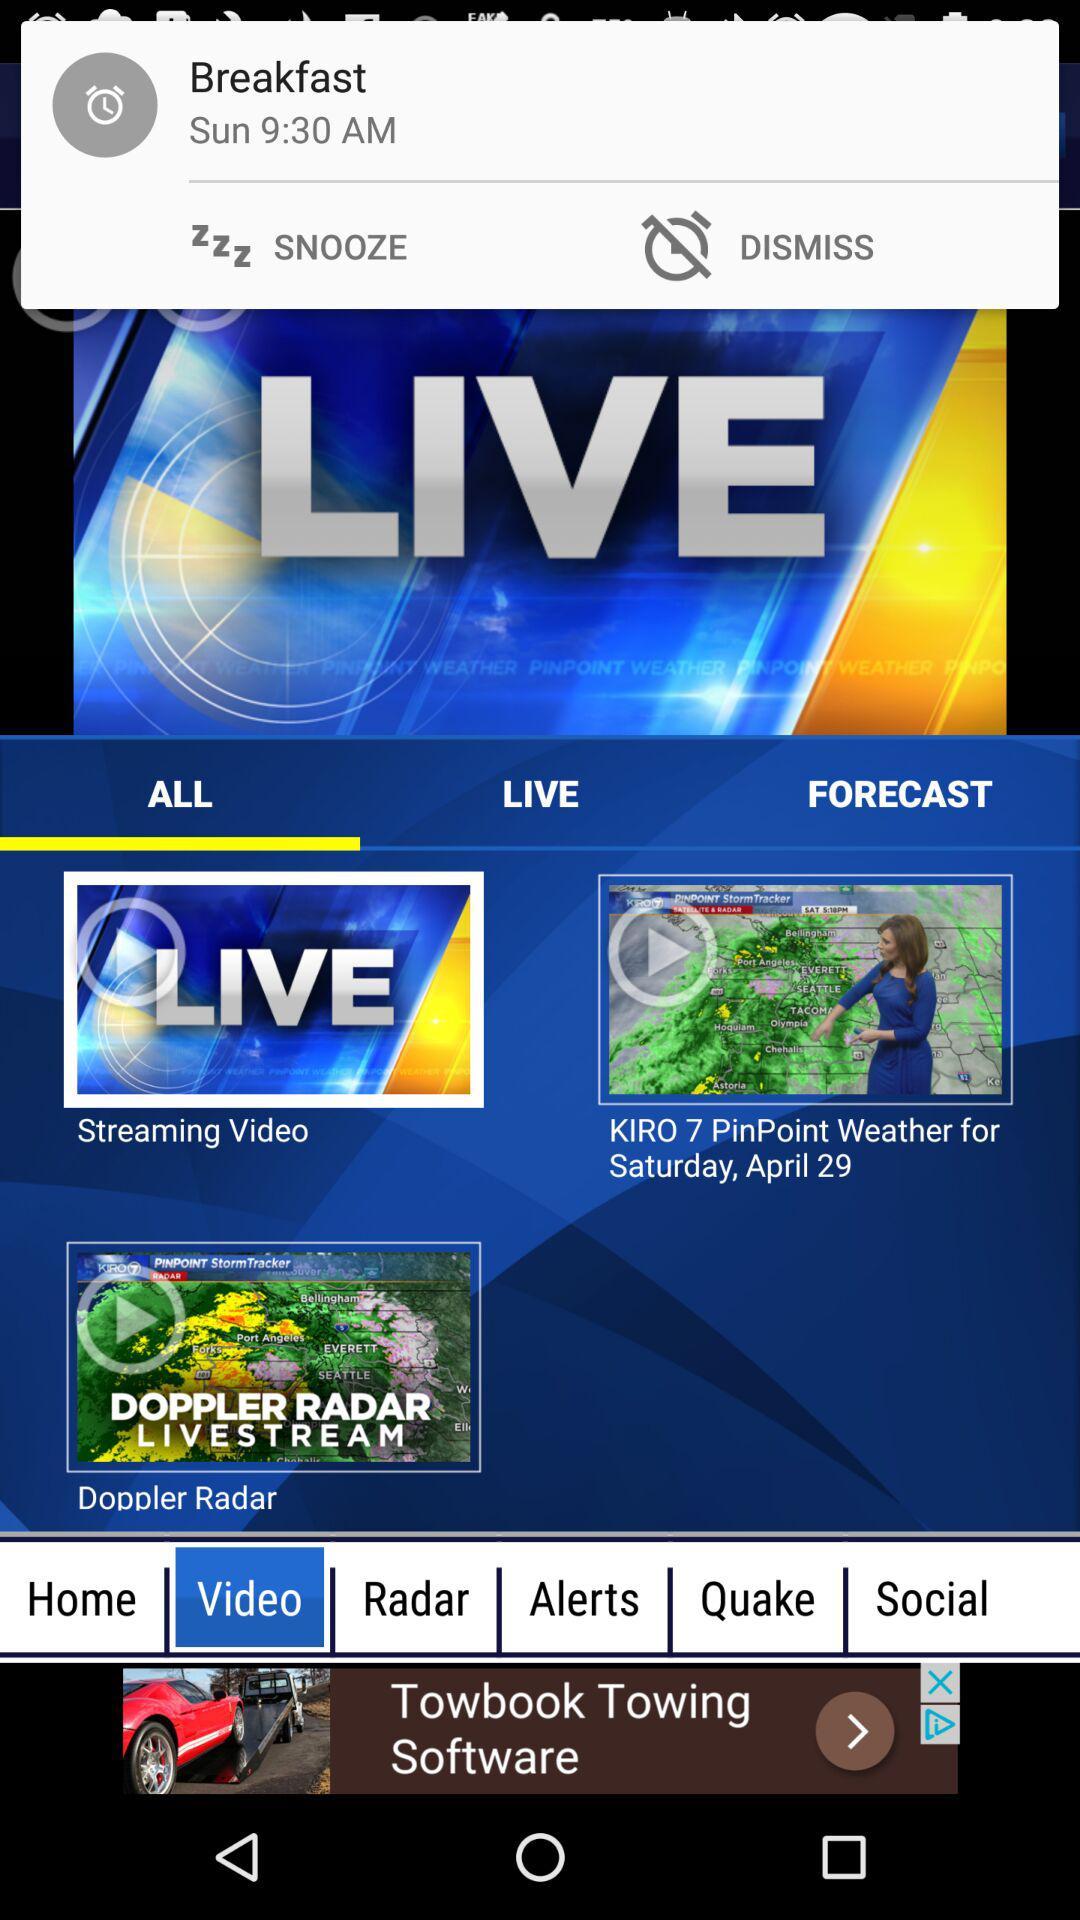 The image size is (1080, 1920). I want to click on the time icon, so click(72, 135).